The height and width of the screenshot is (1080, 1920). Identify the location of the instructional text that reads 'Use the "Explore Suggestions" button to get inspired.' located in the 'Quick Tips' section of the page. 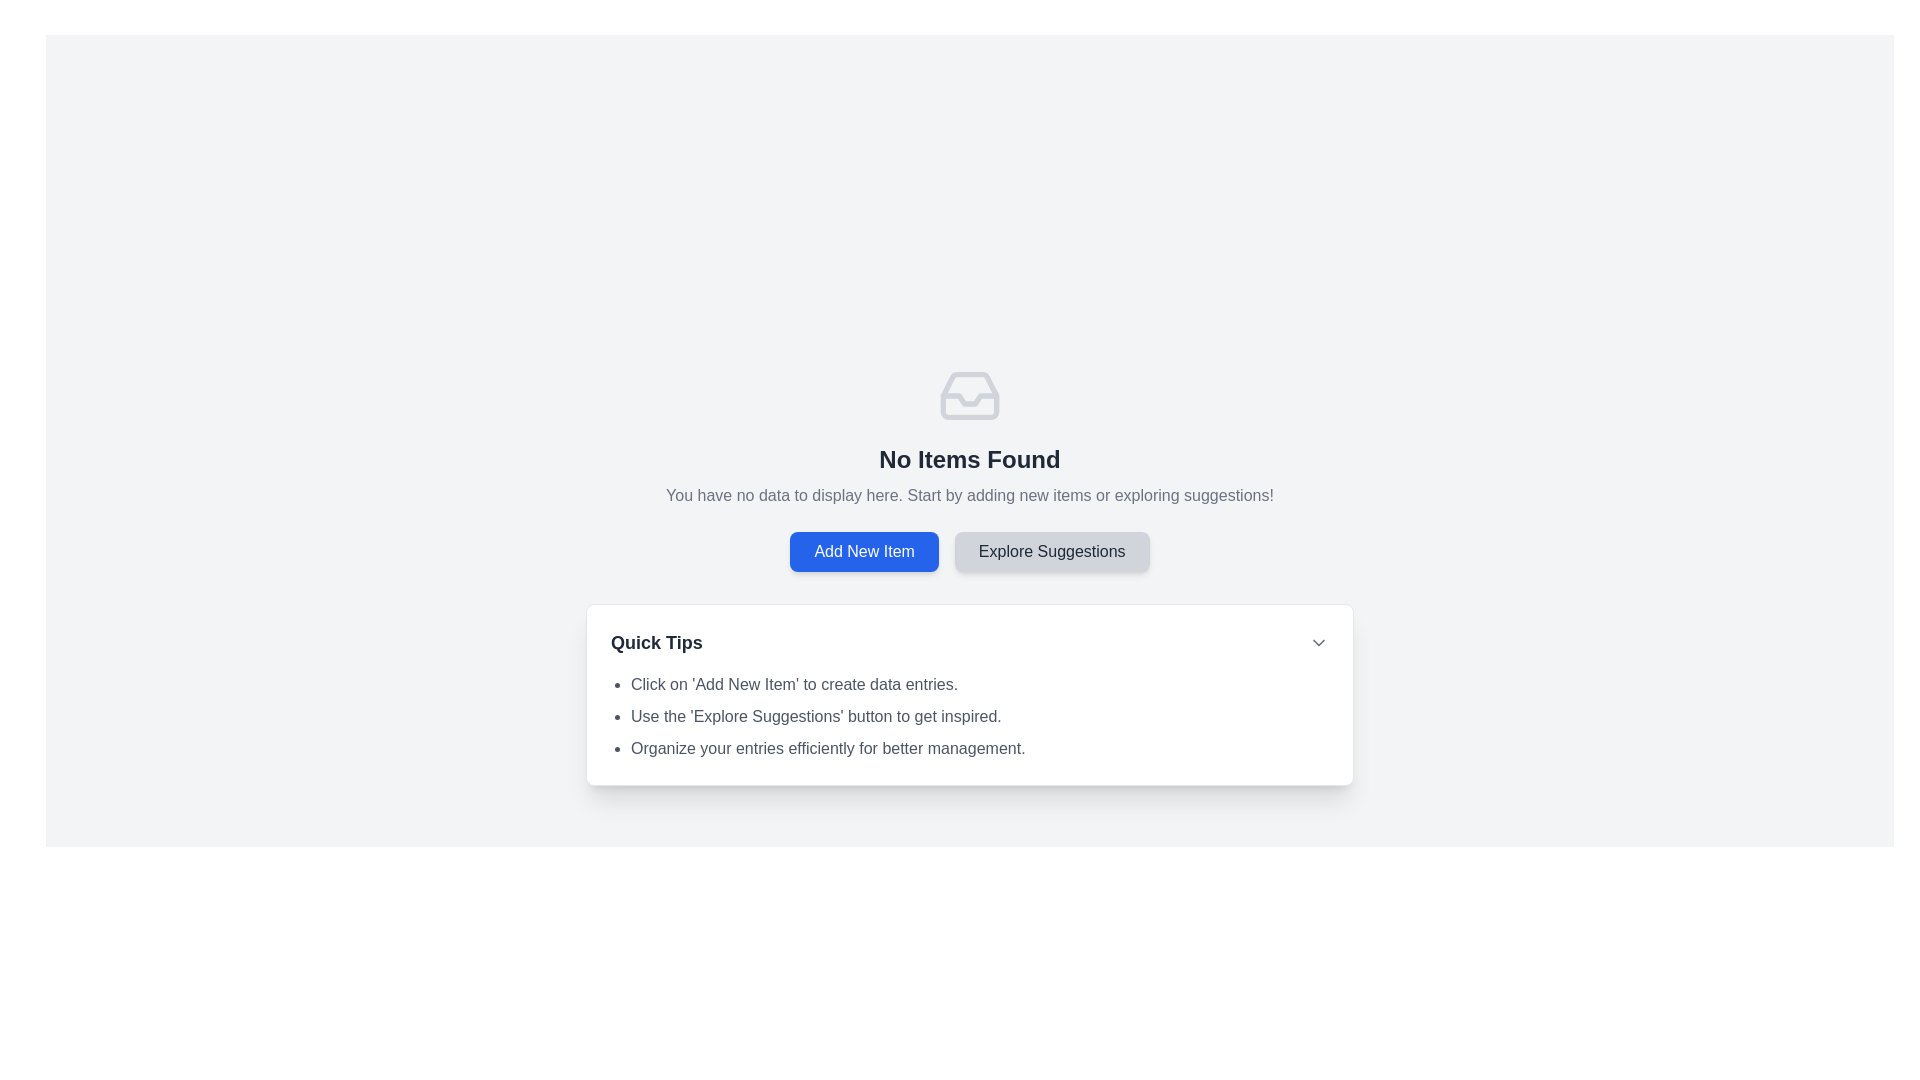
(979, 716).